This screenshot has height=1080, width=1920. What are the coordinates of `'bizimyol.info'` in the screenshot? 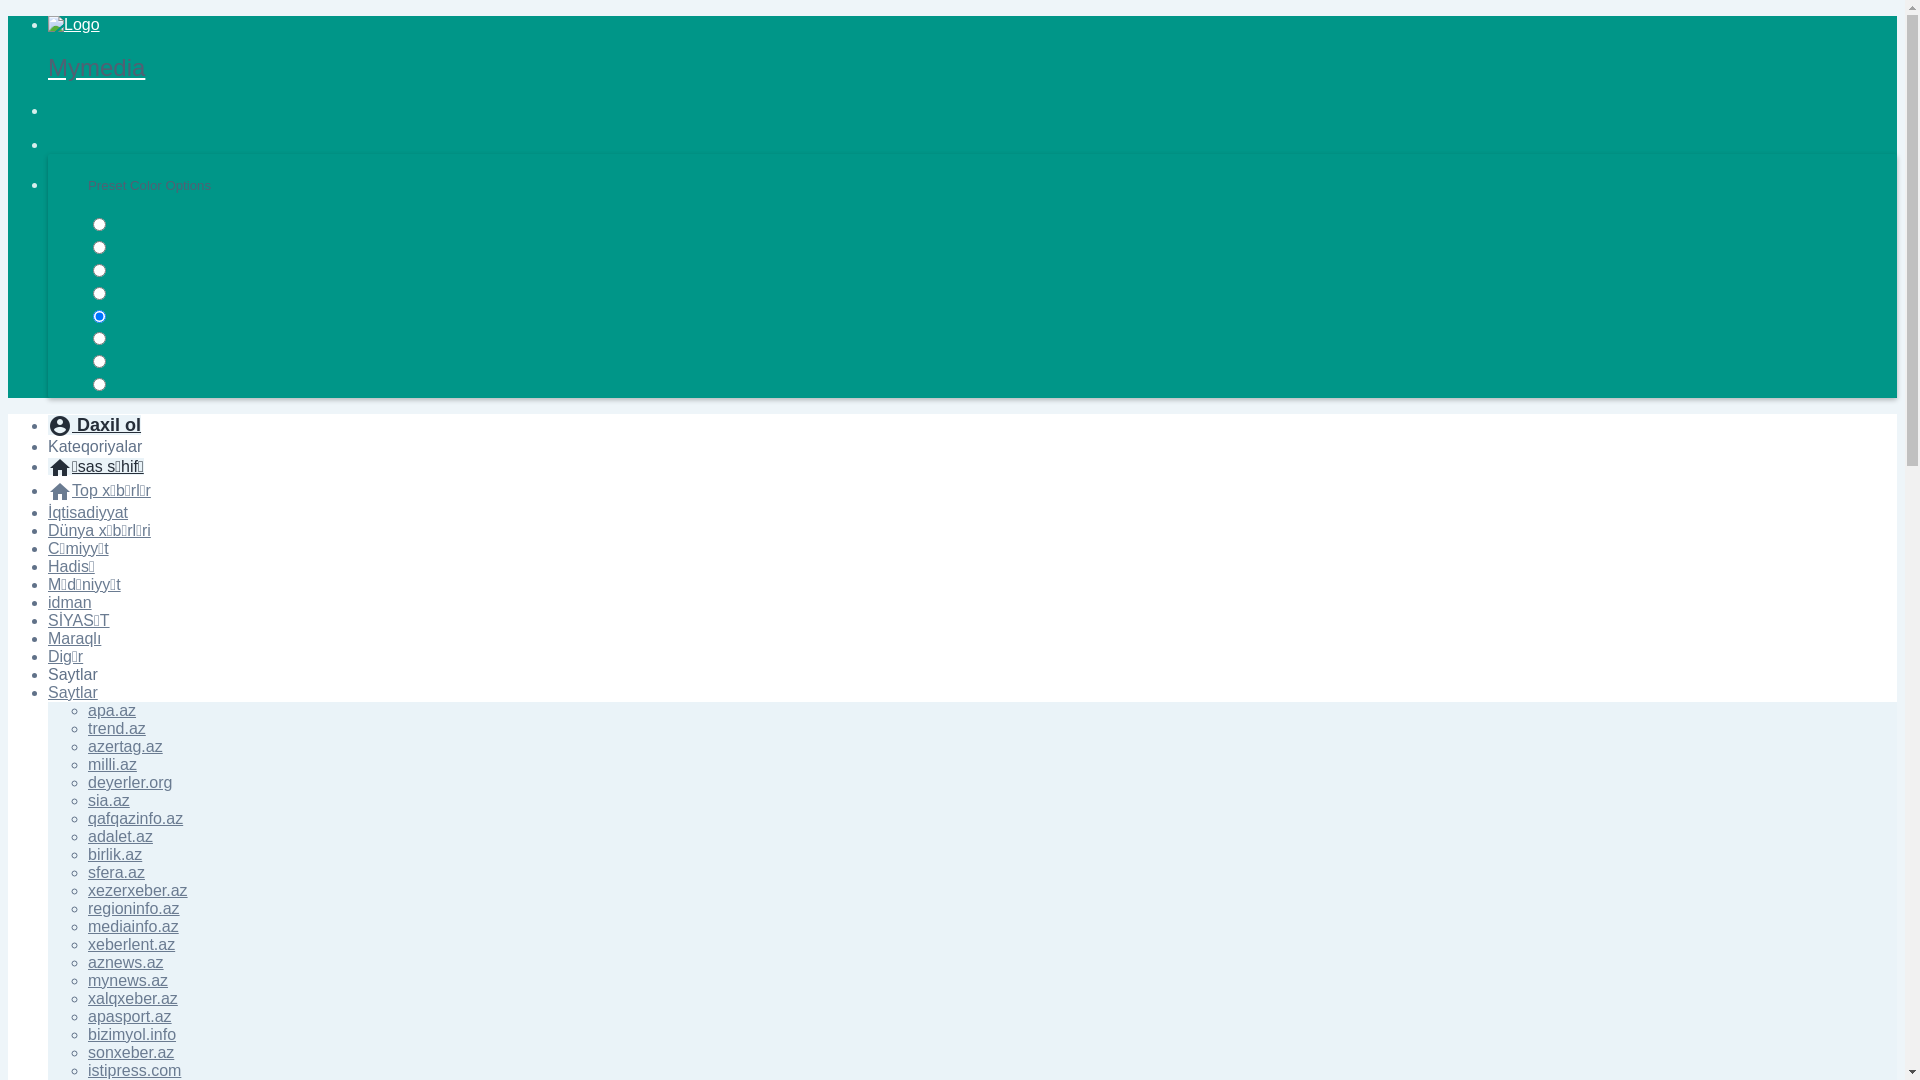 It's located at (130, 1034).